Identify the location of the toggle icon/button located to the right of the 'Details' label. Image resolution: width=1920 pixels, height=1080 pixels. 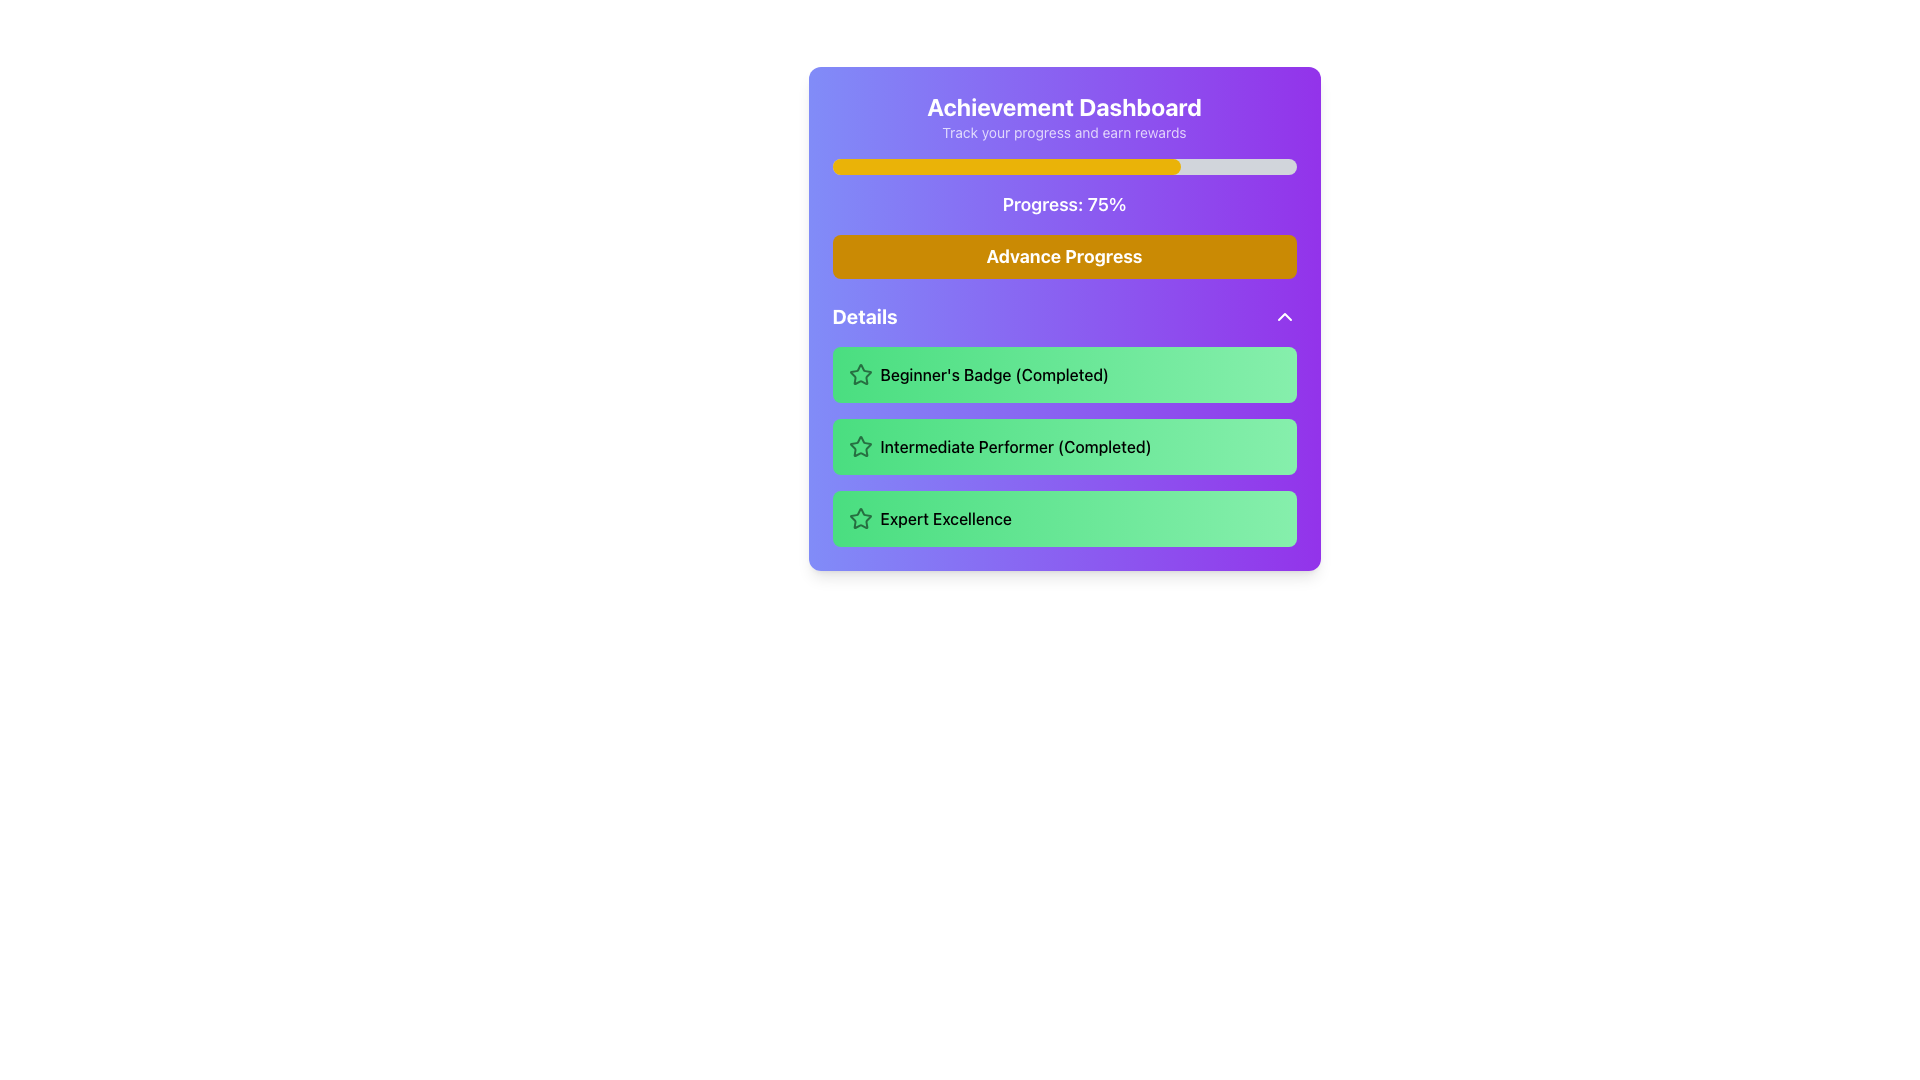
(1284, 315).